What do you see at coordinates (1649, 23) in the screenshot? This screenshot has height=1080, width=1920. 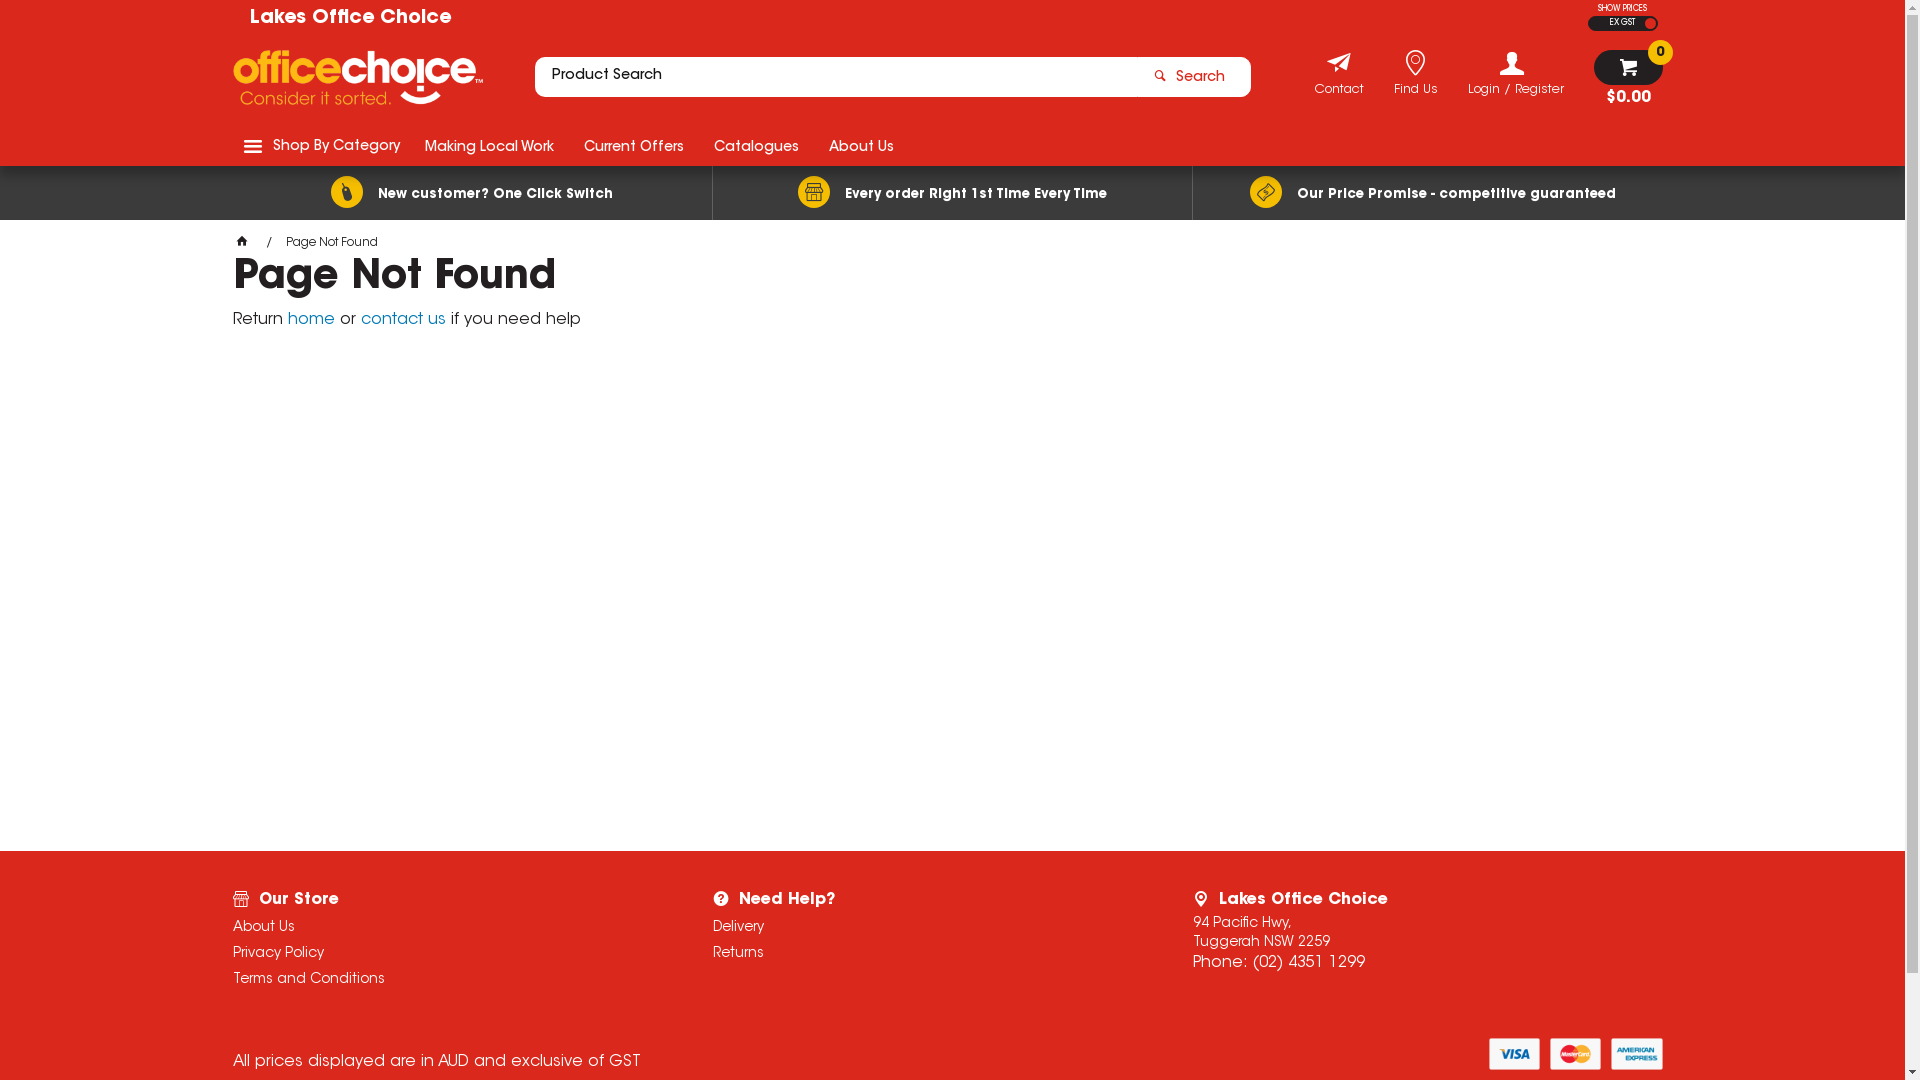 I see `'INC GST'` at bounding box center [1649, 23].